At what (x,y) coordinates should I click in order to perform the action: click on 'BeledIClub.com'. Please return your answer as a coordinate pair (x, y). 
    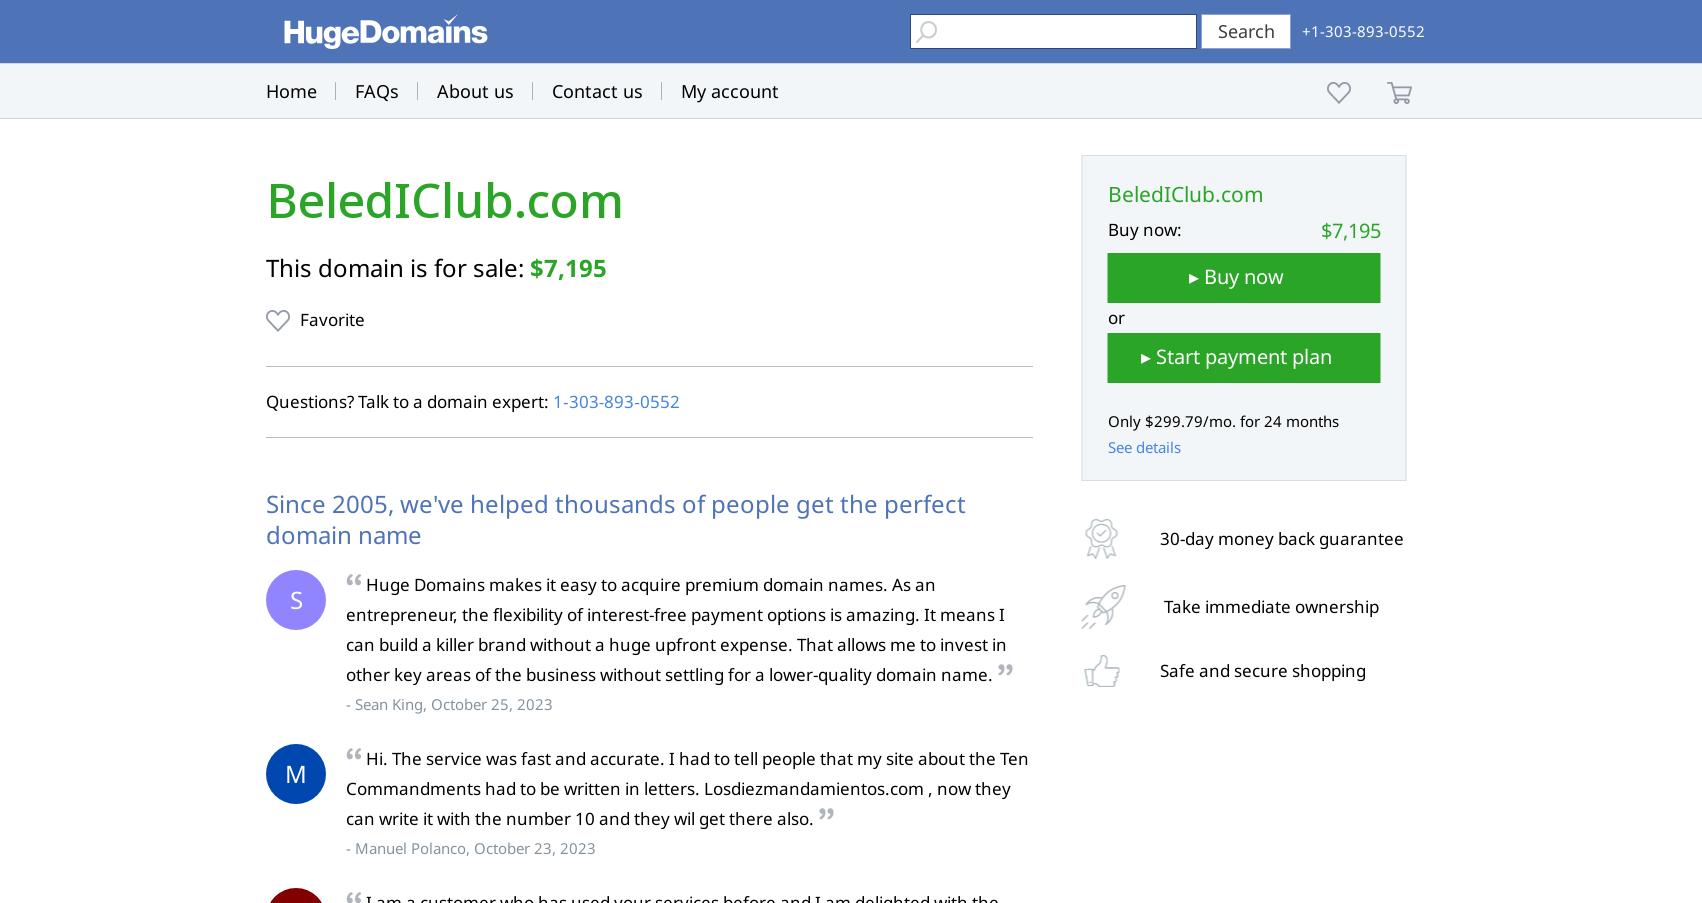
    Looking at the image, I should click on (444, 200).